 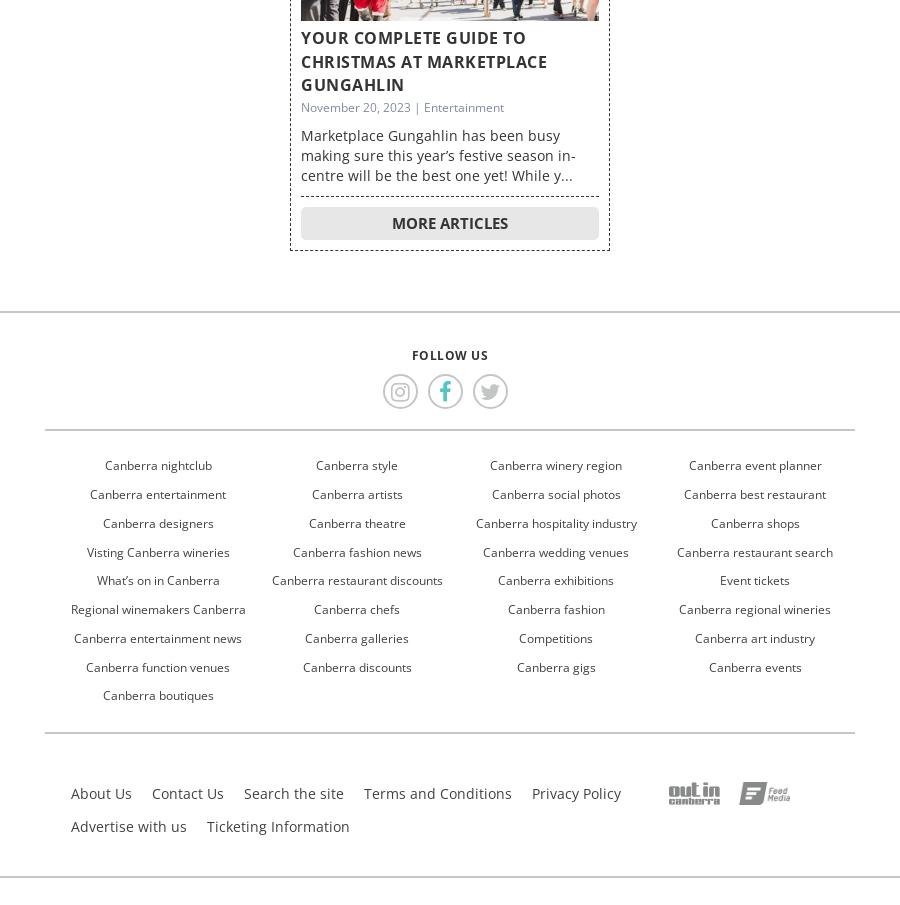 What do you see at coordinates (554, 493) in the screenshot?
I see `'Canberra social photos'` at bounding box center [554, 493].